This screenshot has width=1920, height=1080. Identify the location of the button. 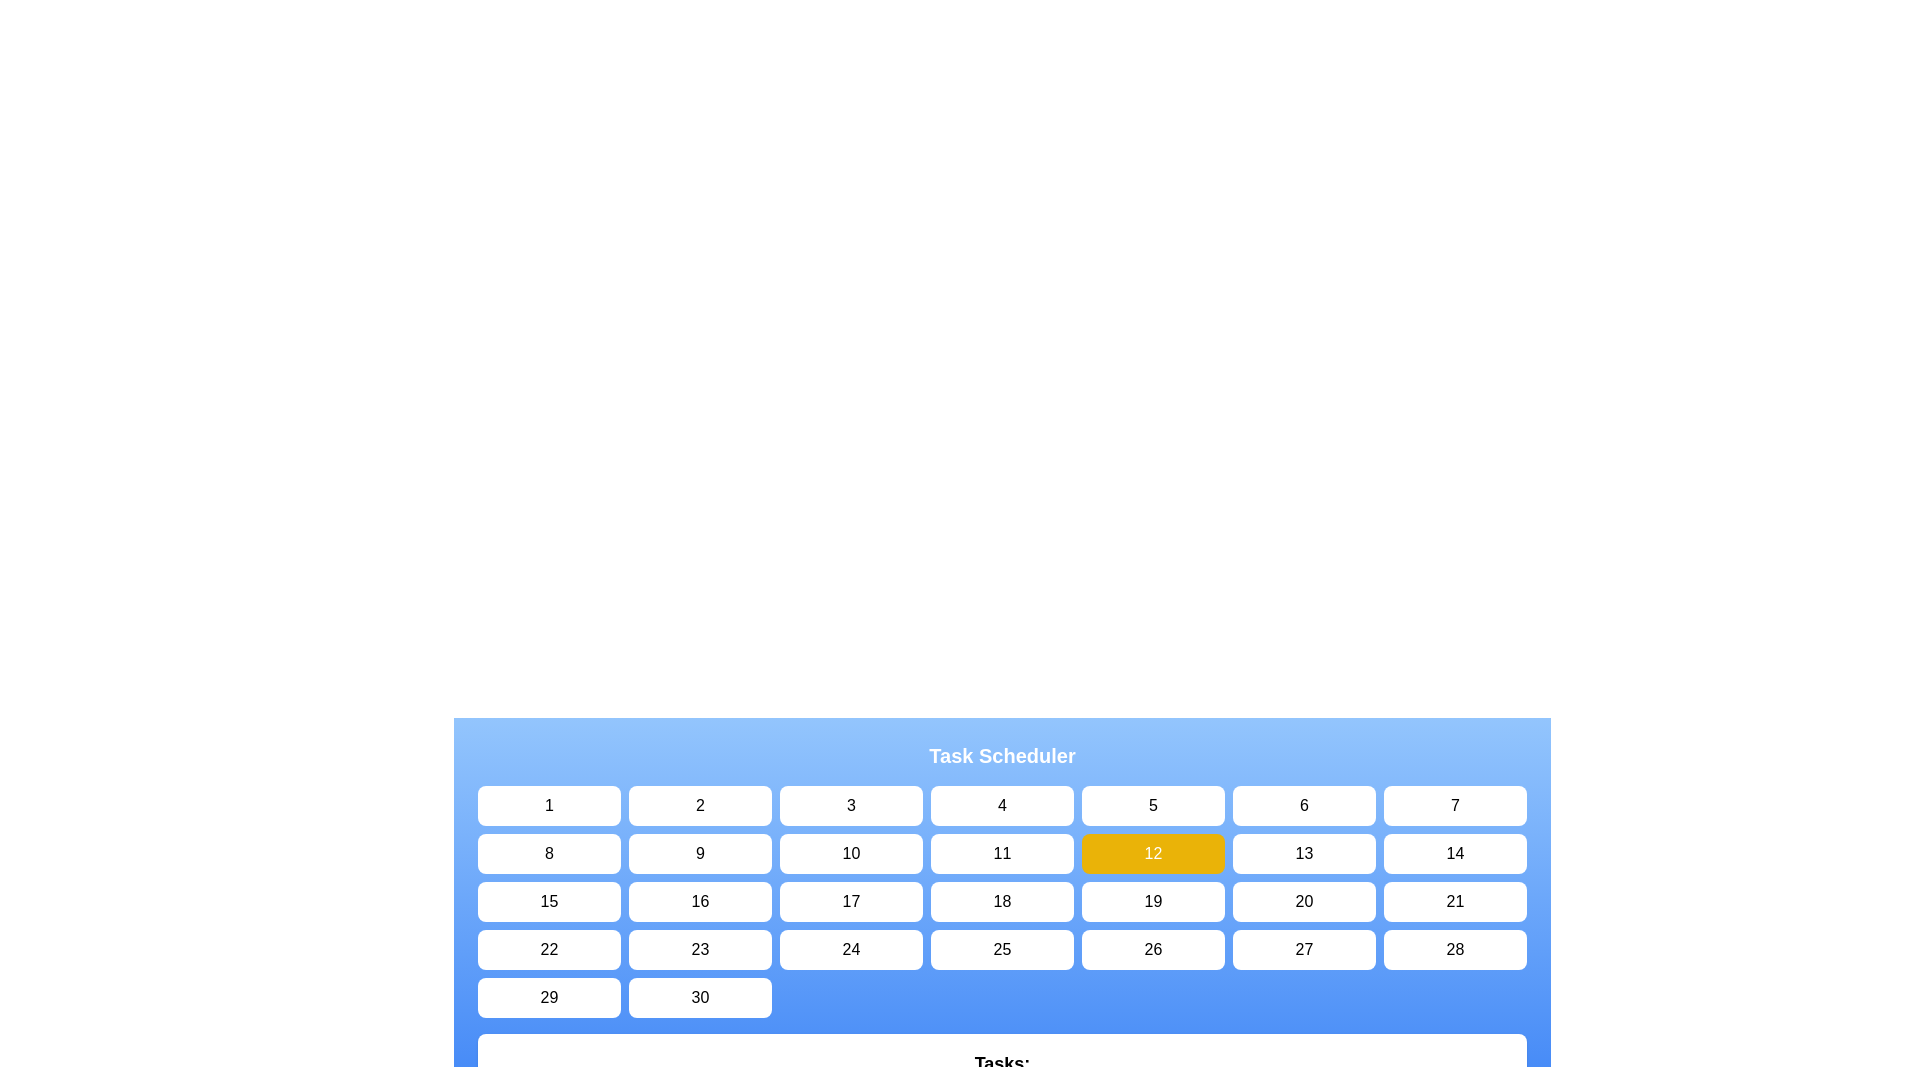
(549, 902).